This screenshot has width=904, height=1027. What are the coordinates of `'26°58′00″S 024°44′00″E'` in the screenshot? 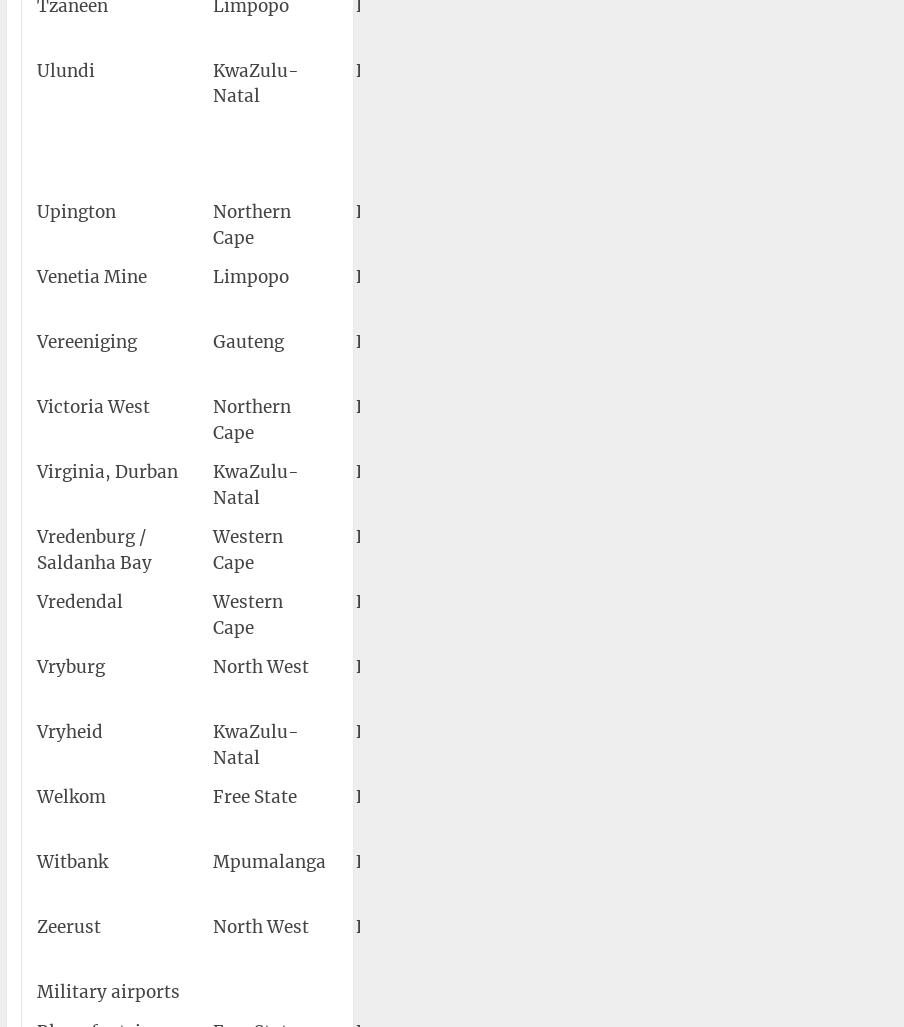 It's located at (752, 678).